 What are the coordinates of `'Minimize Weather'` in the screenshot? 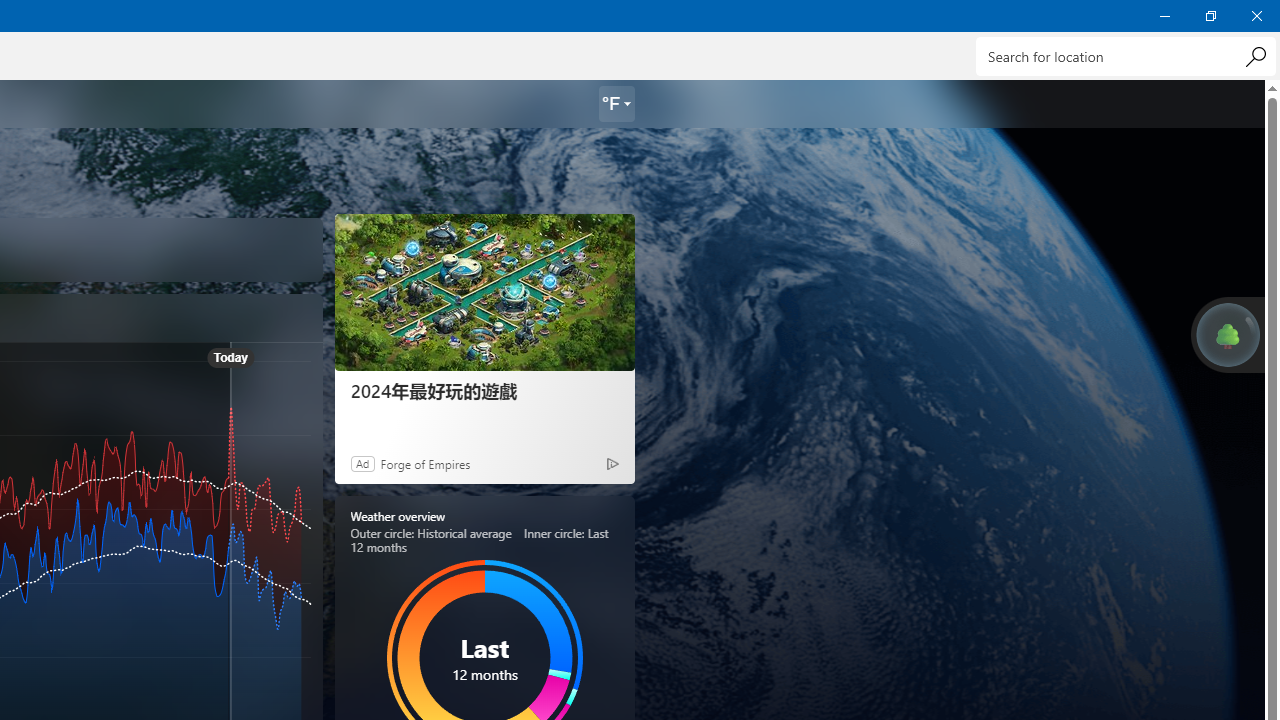 It's located at (1164, 15).